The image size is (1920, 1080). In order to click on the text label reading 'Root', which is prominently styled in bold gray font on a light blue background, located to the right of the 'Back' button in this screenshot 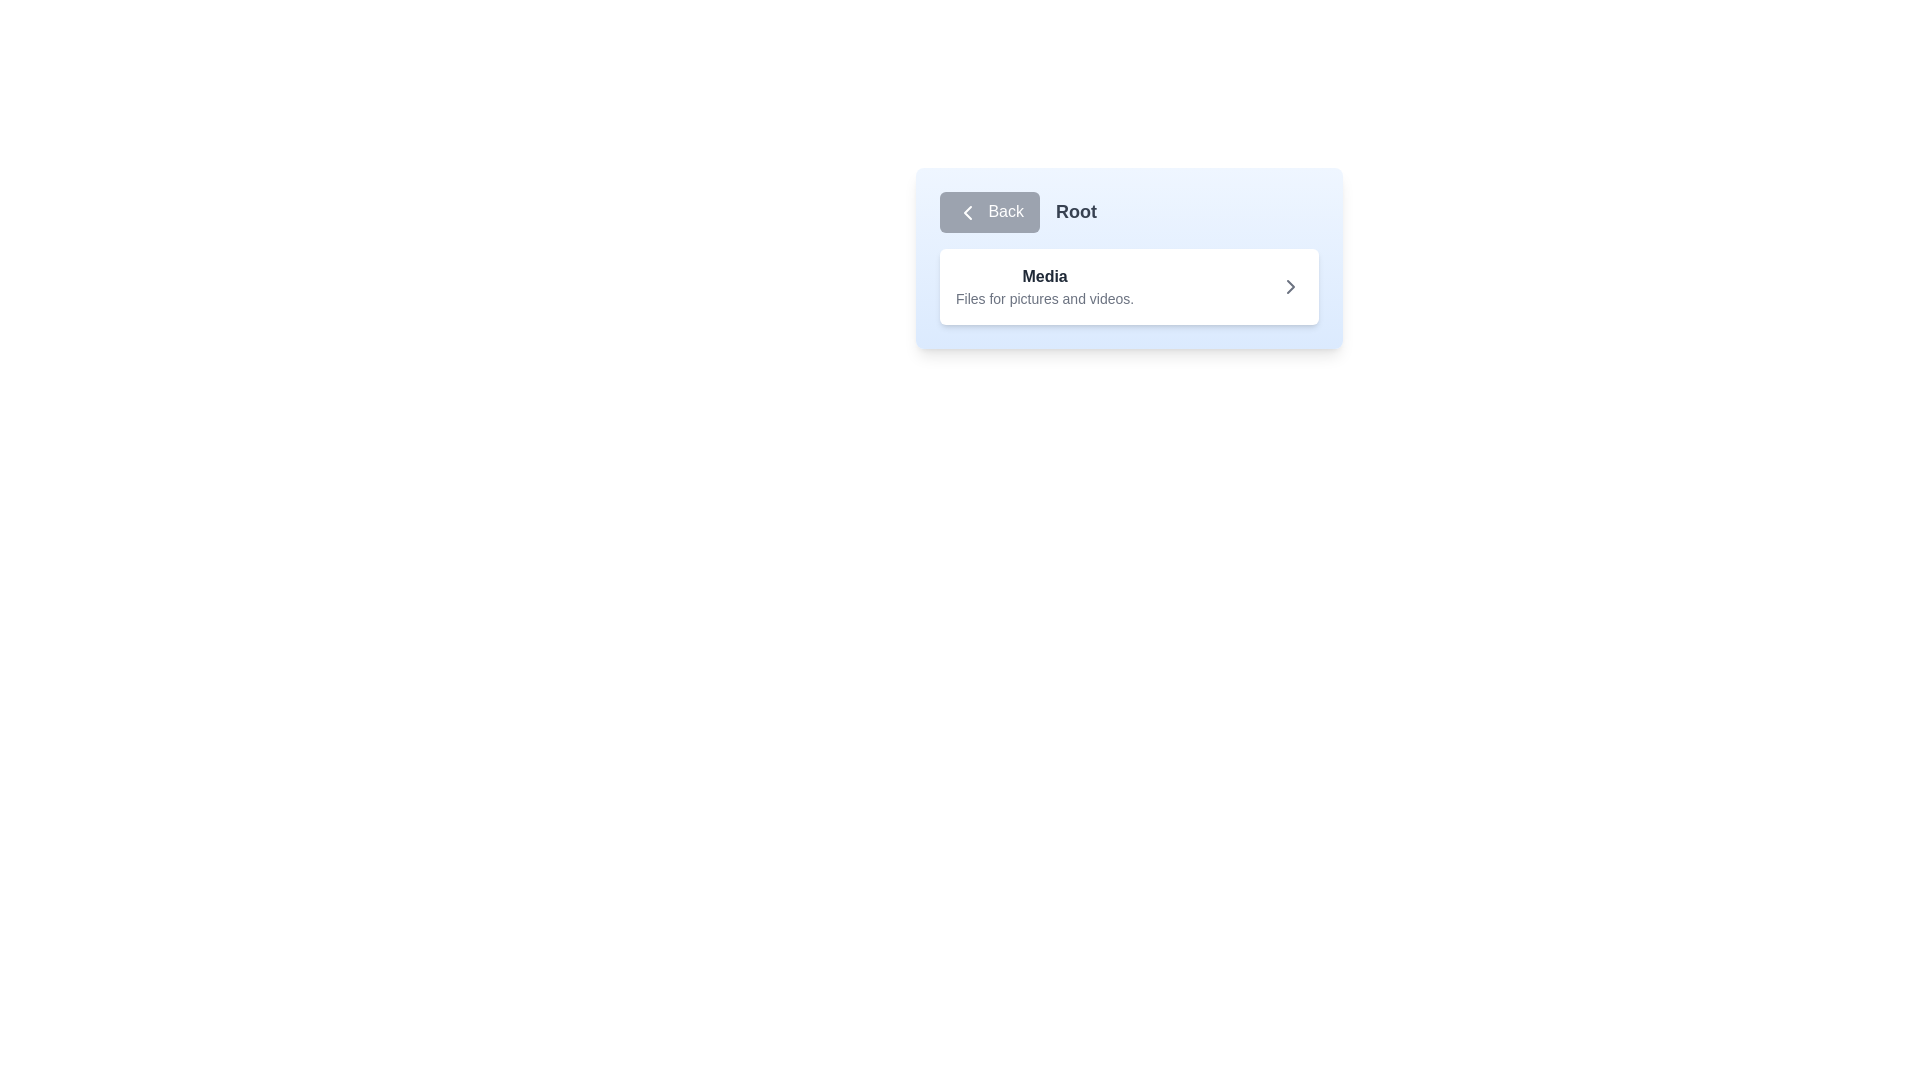, I will do `click(1075, 212)`.